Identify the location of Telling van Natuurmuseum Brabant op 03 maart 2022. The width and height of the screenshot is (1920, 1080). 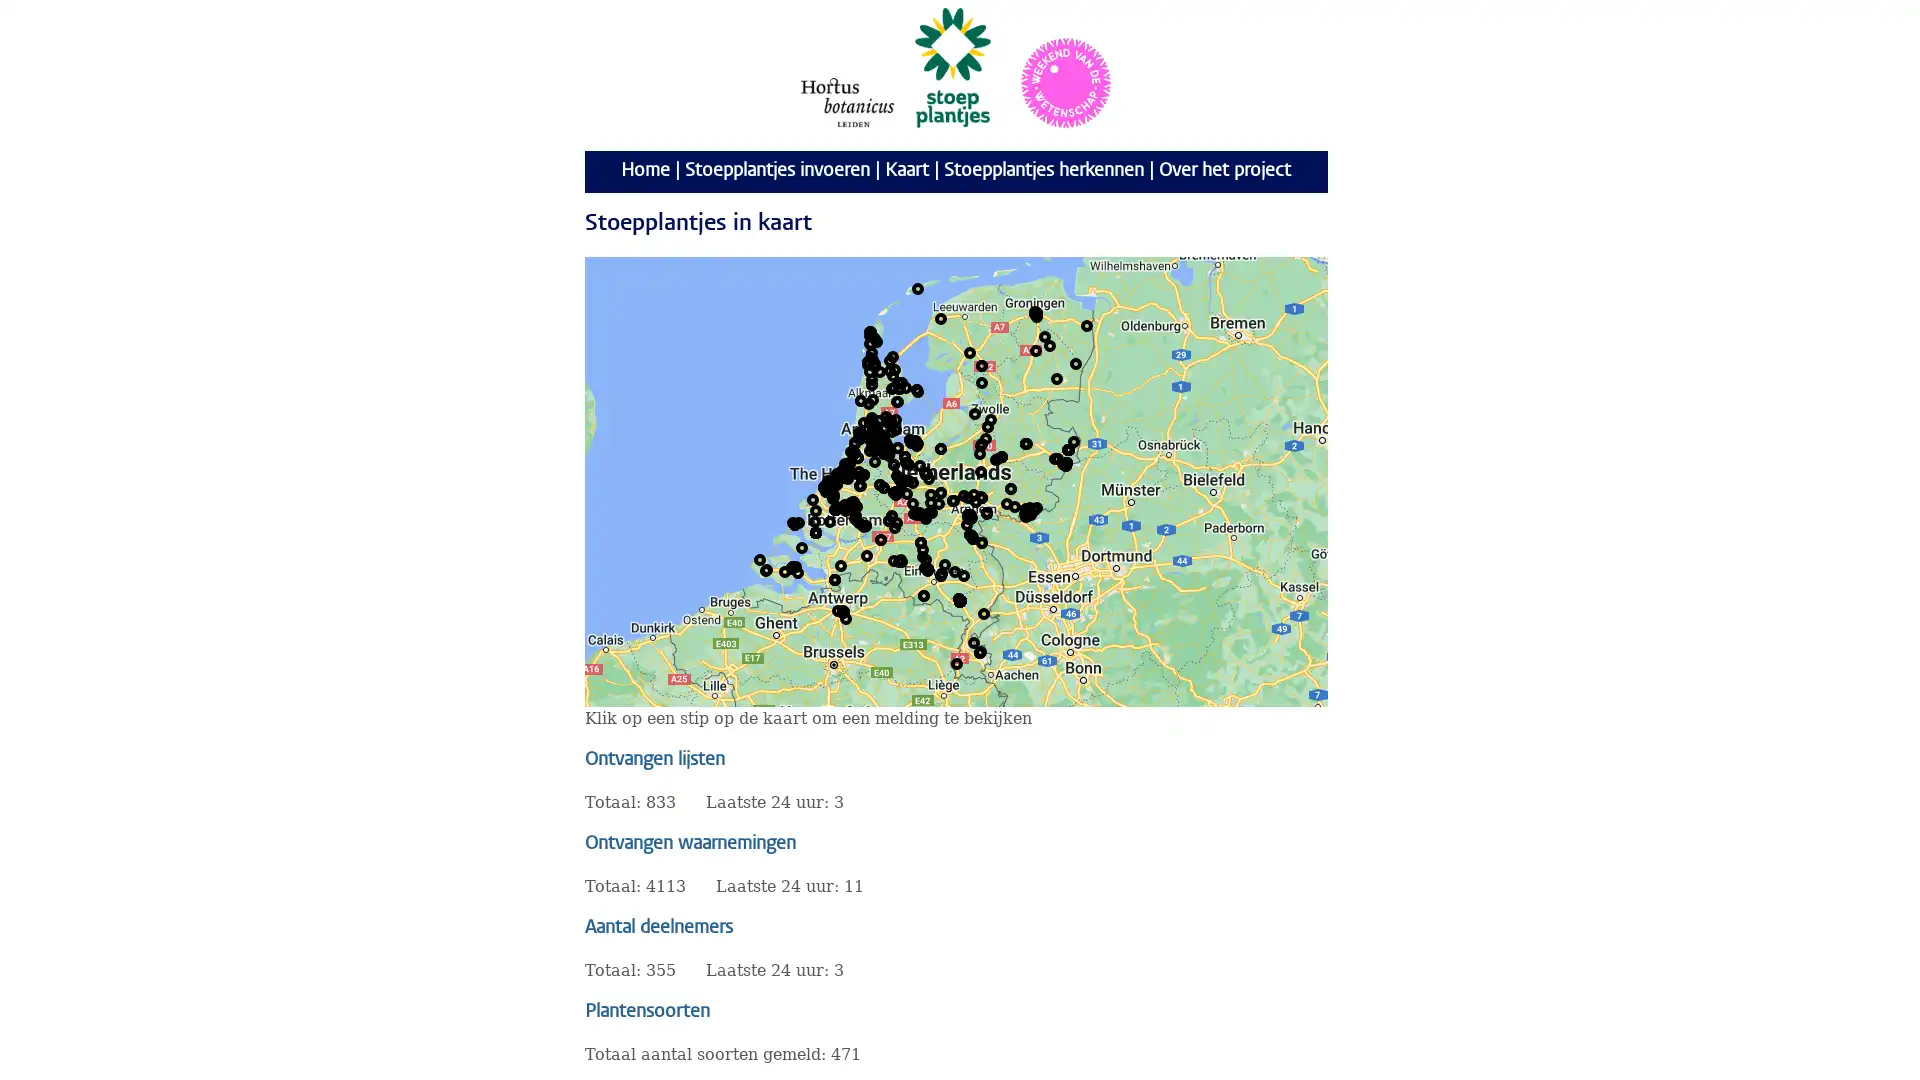
(899, 560).